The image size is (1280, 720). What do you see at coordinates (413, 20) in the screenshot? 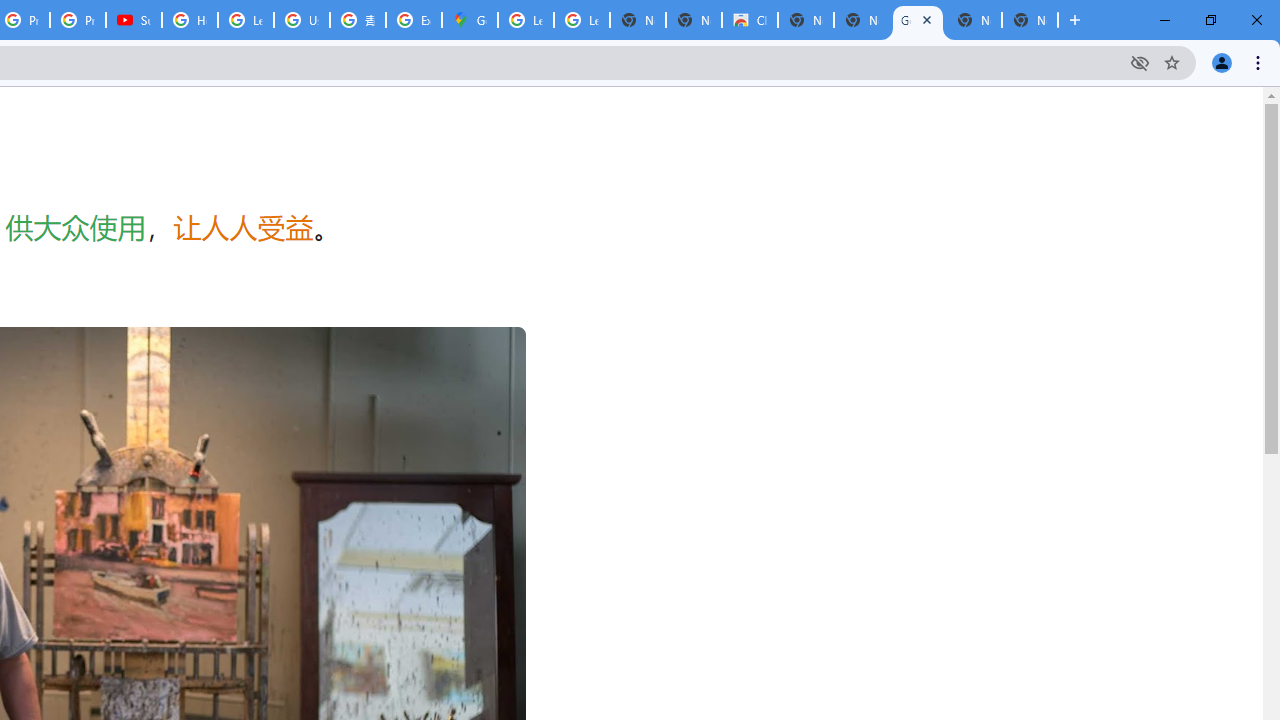
I see `'Explore new street-level details - Google Maps Help'` at bounding box center [413, 20].